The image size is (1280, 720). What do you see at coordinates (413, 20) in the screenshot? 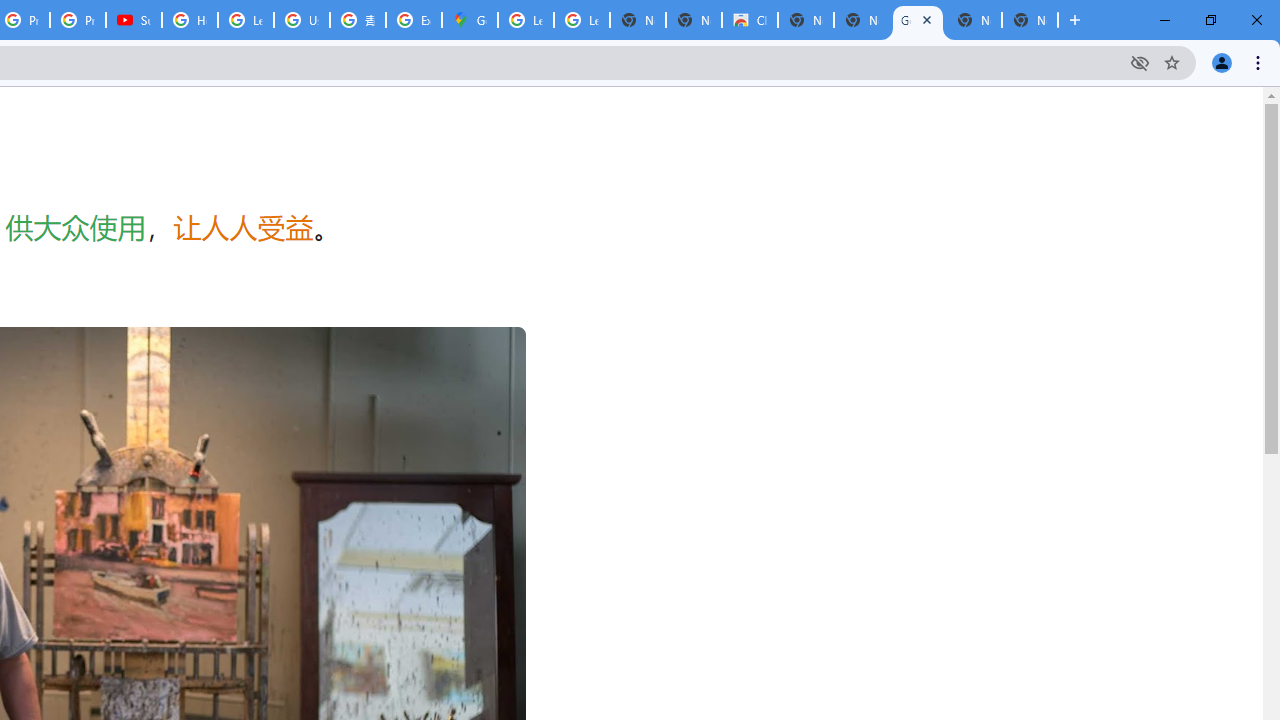
I see `'Explore new street-level details - Google Maps Help'` at bounding box center [413, 20].